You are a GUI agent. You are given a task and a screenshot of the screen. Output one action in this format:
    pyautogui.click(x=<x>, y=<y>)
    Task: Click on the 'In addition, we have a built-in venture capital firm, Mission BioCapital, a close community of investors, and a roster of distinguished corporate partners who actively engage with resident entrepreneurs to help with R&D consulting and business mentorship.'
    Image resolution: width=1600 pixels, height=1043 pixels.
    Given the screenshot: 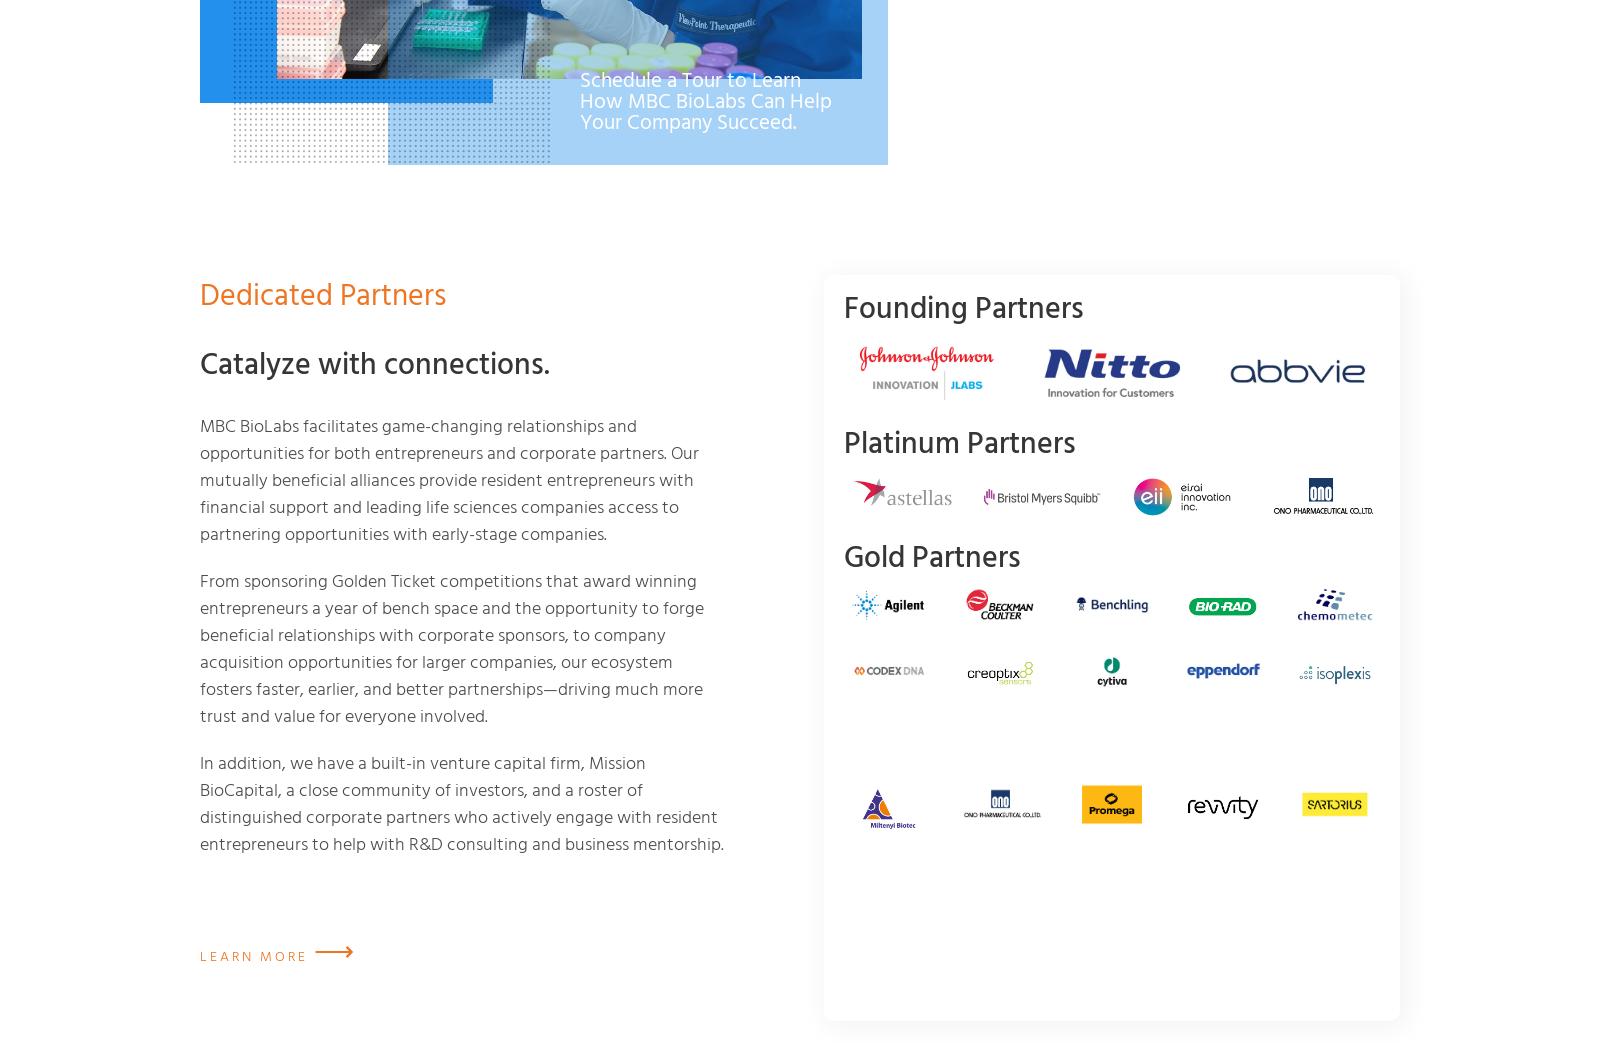 What is the action you would take?
    pyautogui.click(x=461, y=800)
    